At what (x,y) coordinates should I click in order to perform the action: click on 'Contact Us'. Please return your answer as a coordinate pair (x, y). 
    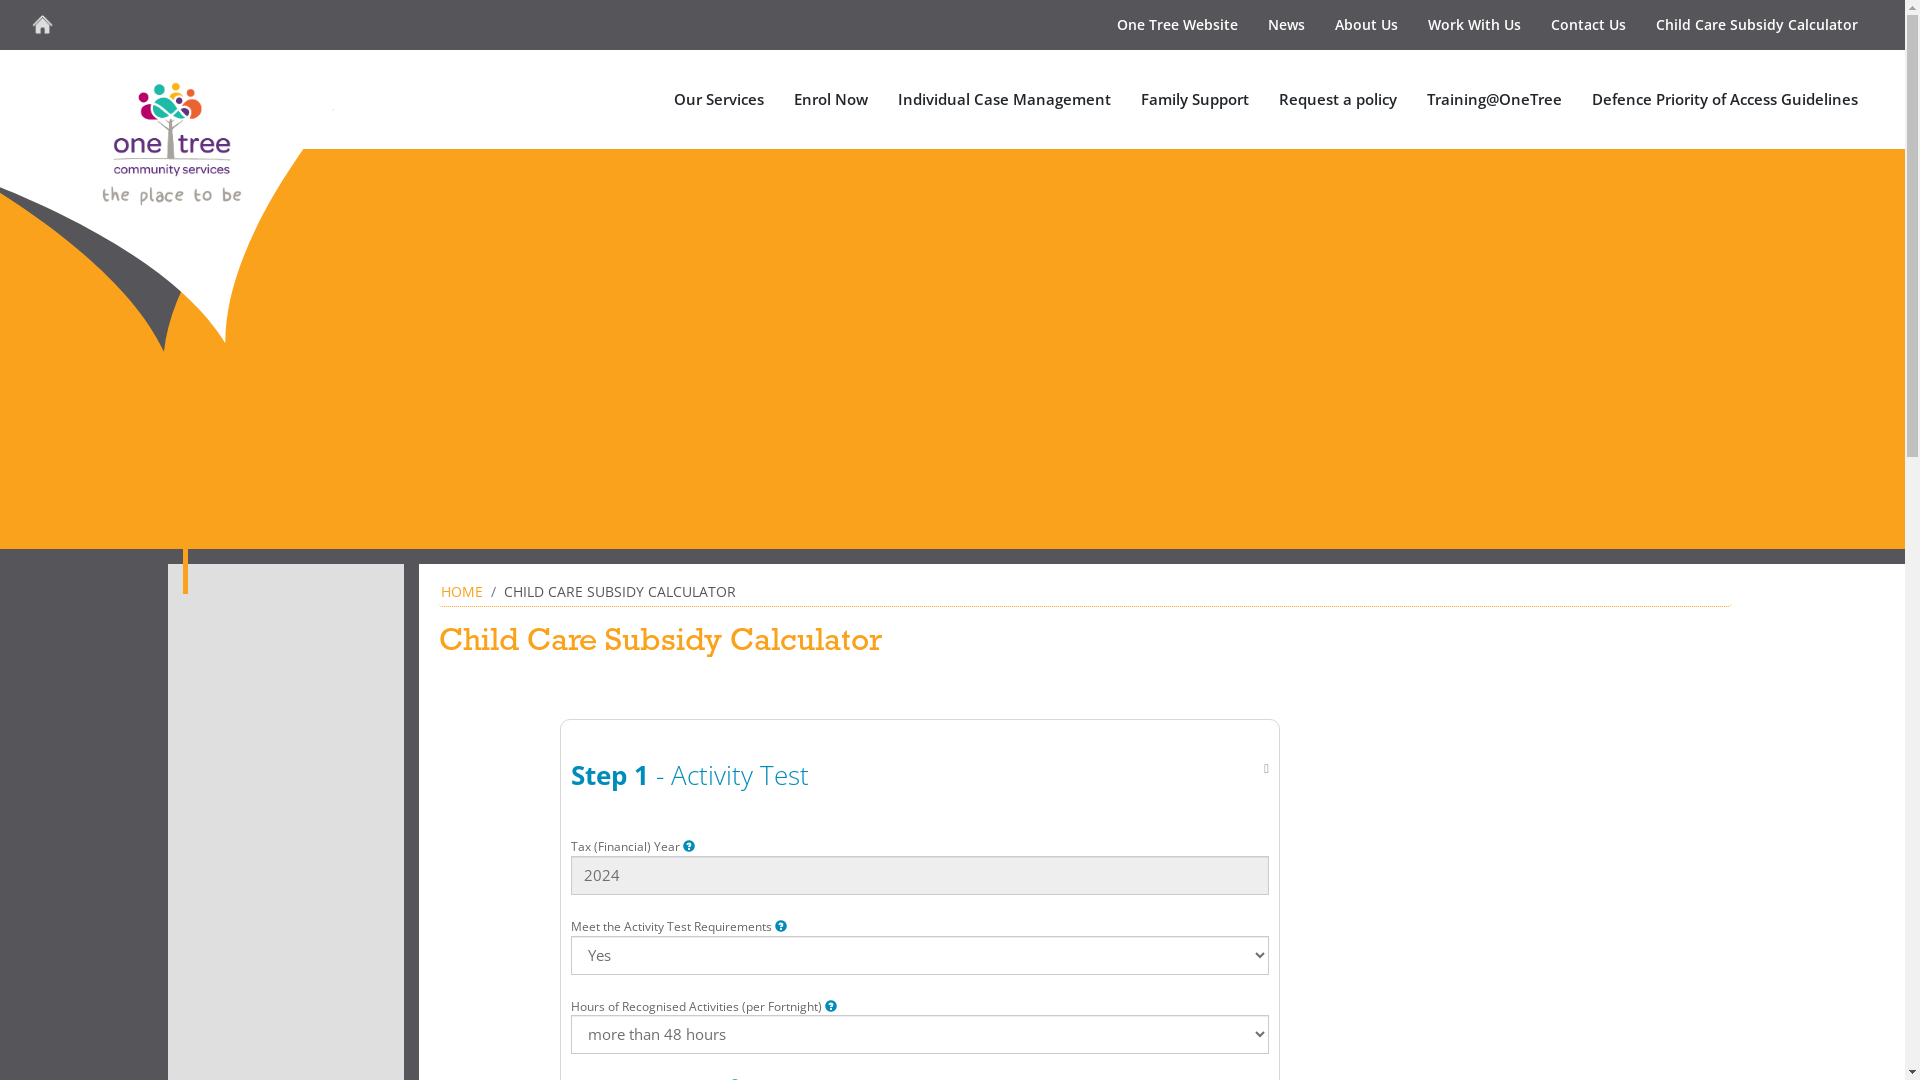
    Looking at the image, I should click on (1587, 24).